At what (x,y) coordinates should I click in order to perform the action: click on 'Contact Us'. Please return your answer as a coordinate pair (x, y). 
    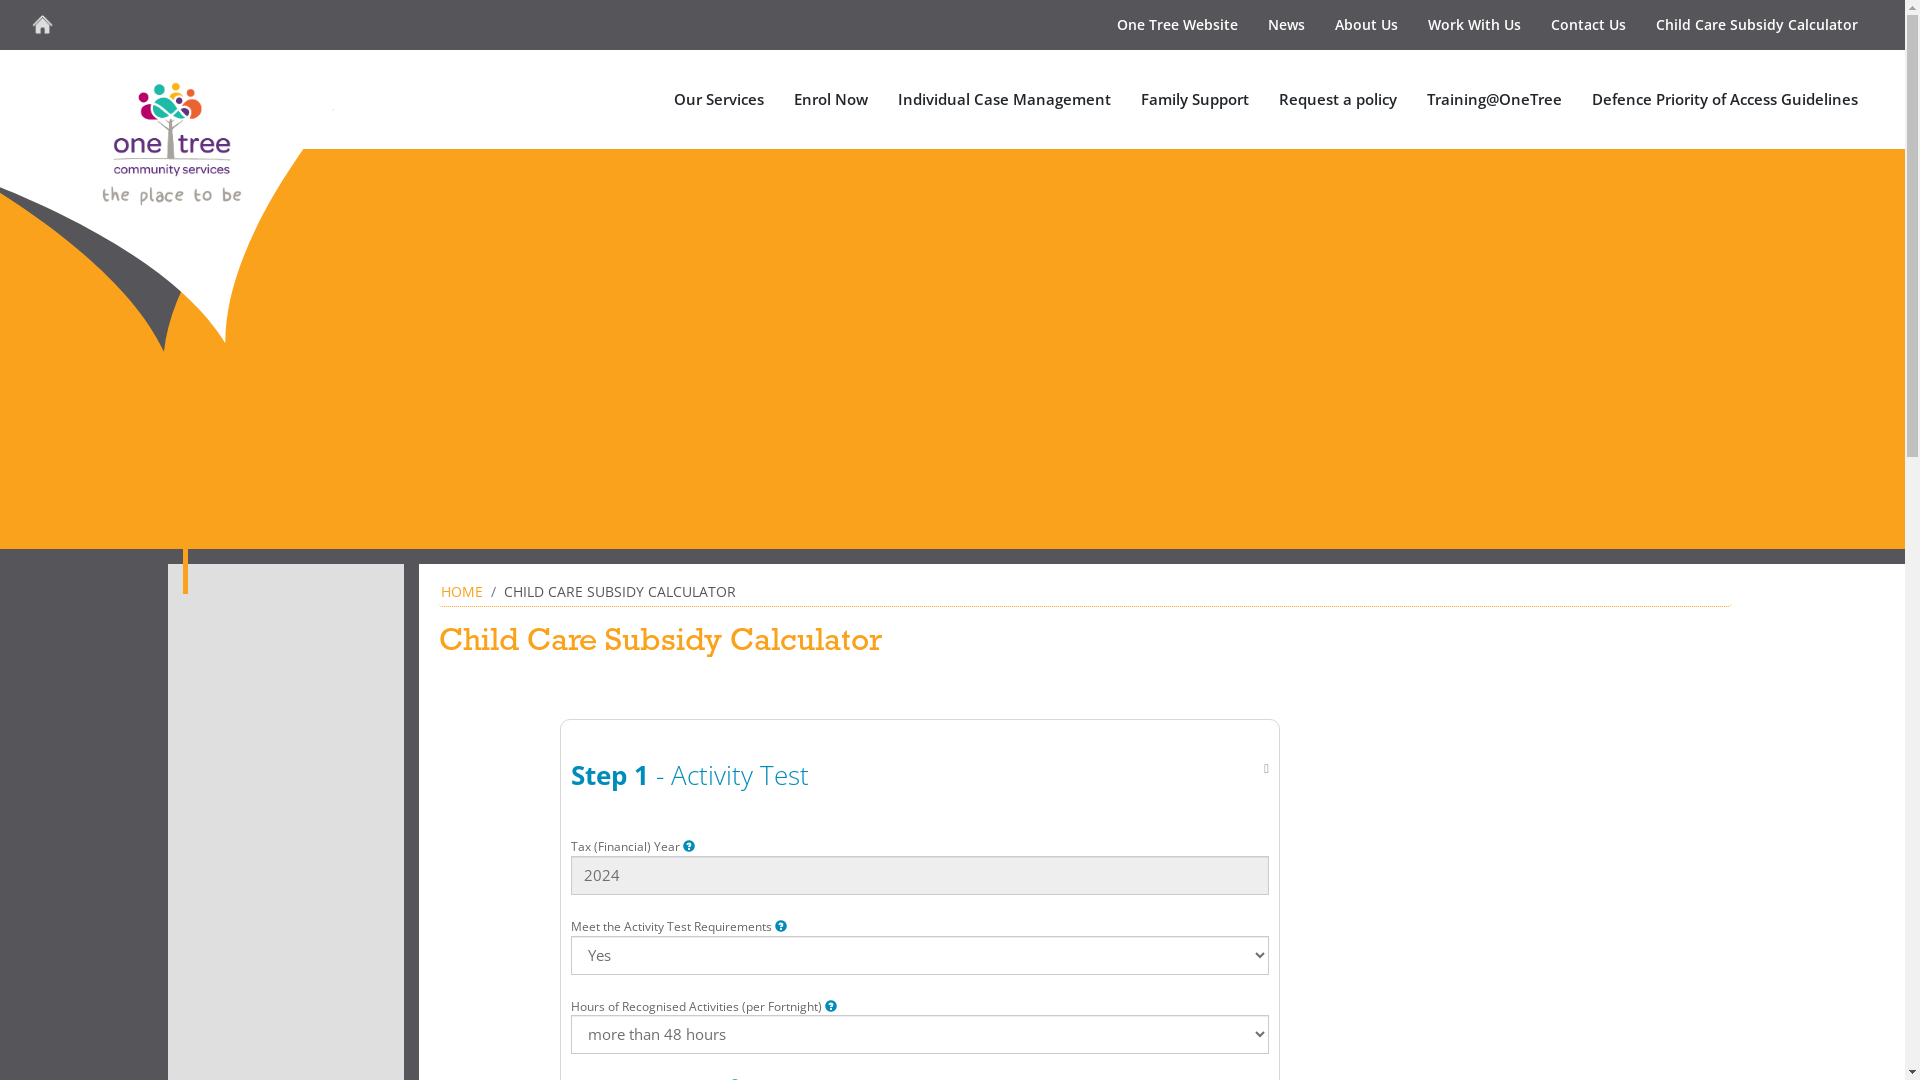
    Looking at the image, I should click on (1587, 24).